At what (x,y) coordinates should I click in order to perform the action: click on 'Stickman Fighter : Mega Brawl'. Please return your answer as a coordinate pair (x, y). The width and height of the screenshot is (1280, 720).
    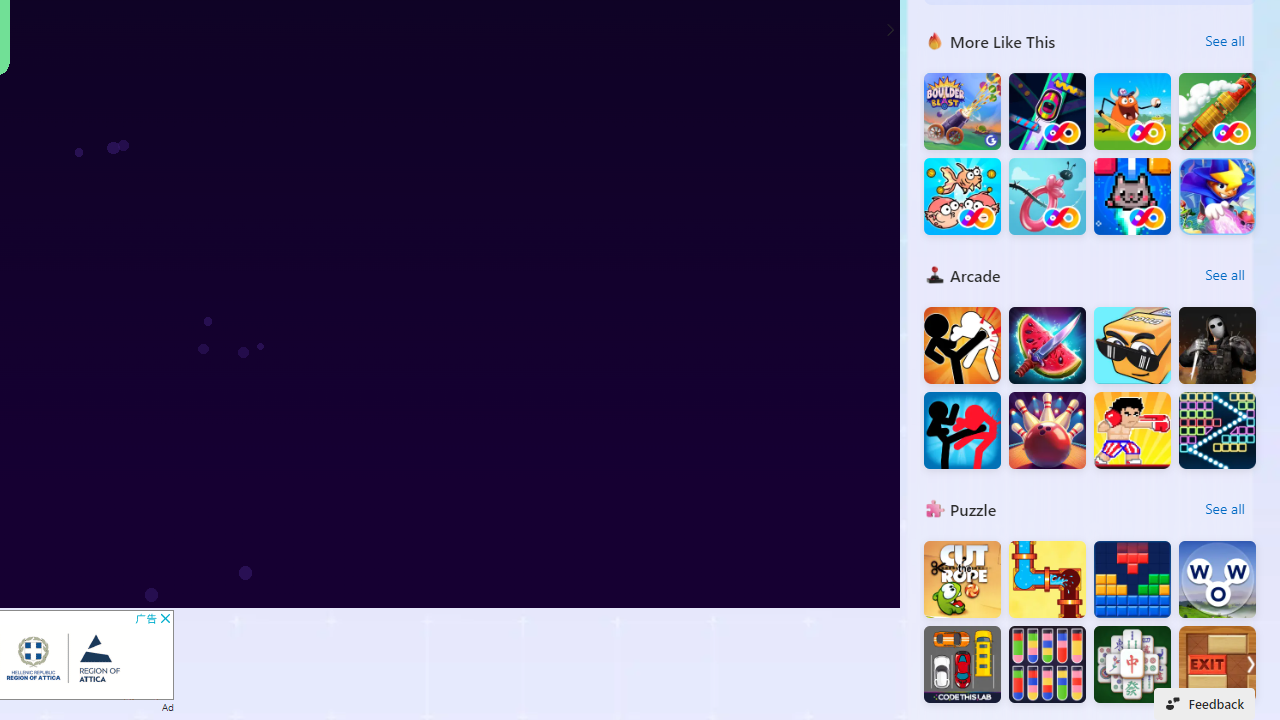
    Looking at the image, I should click on (962, 344).